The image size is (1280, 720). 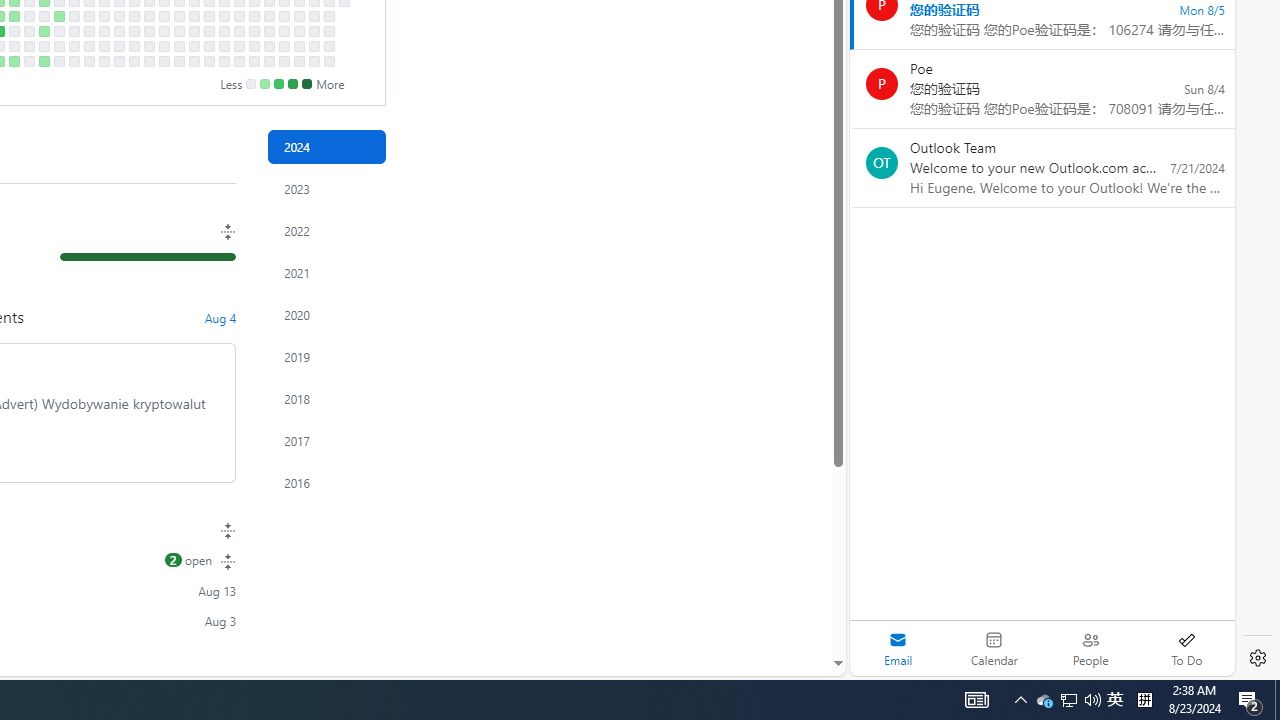 I want to click on 'No contributions on September 26th.', so click(x=132, y=31).